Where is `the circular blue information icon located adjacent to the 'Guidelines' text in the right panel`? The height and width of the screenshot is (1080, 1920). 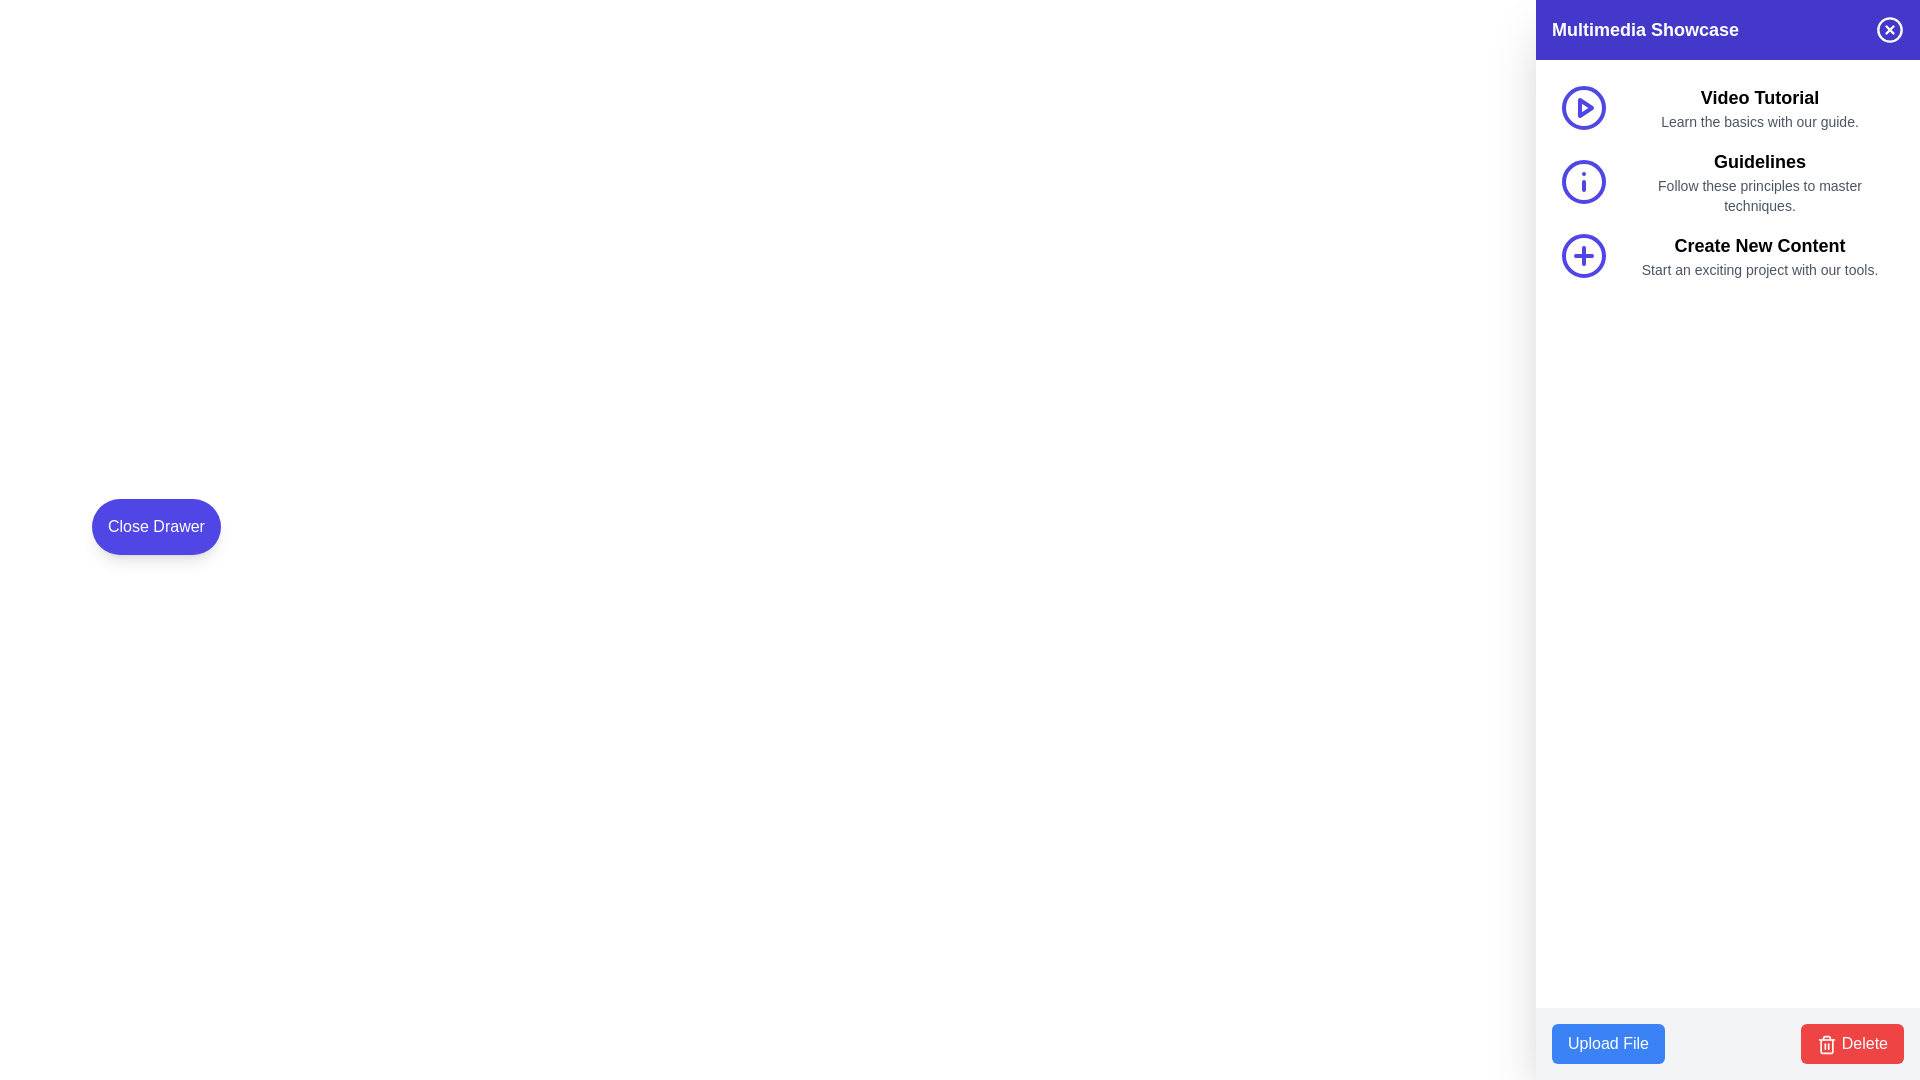 the circular blue information icon located adjacent to the 'Guidelines' text in the right panel is located at coordinates (1583, 181).